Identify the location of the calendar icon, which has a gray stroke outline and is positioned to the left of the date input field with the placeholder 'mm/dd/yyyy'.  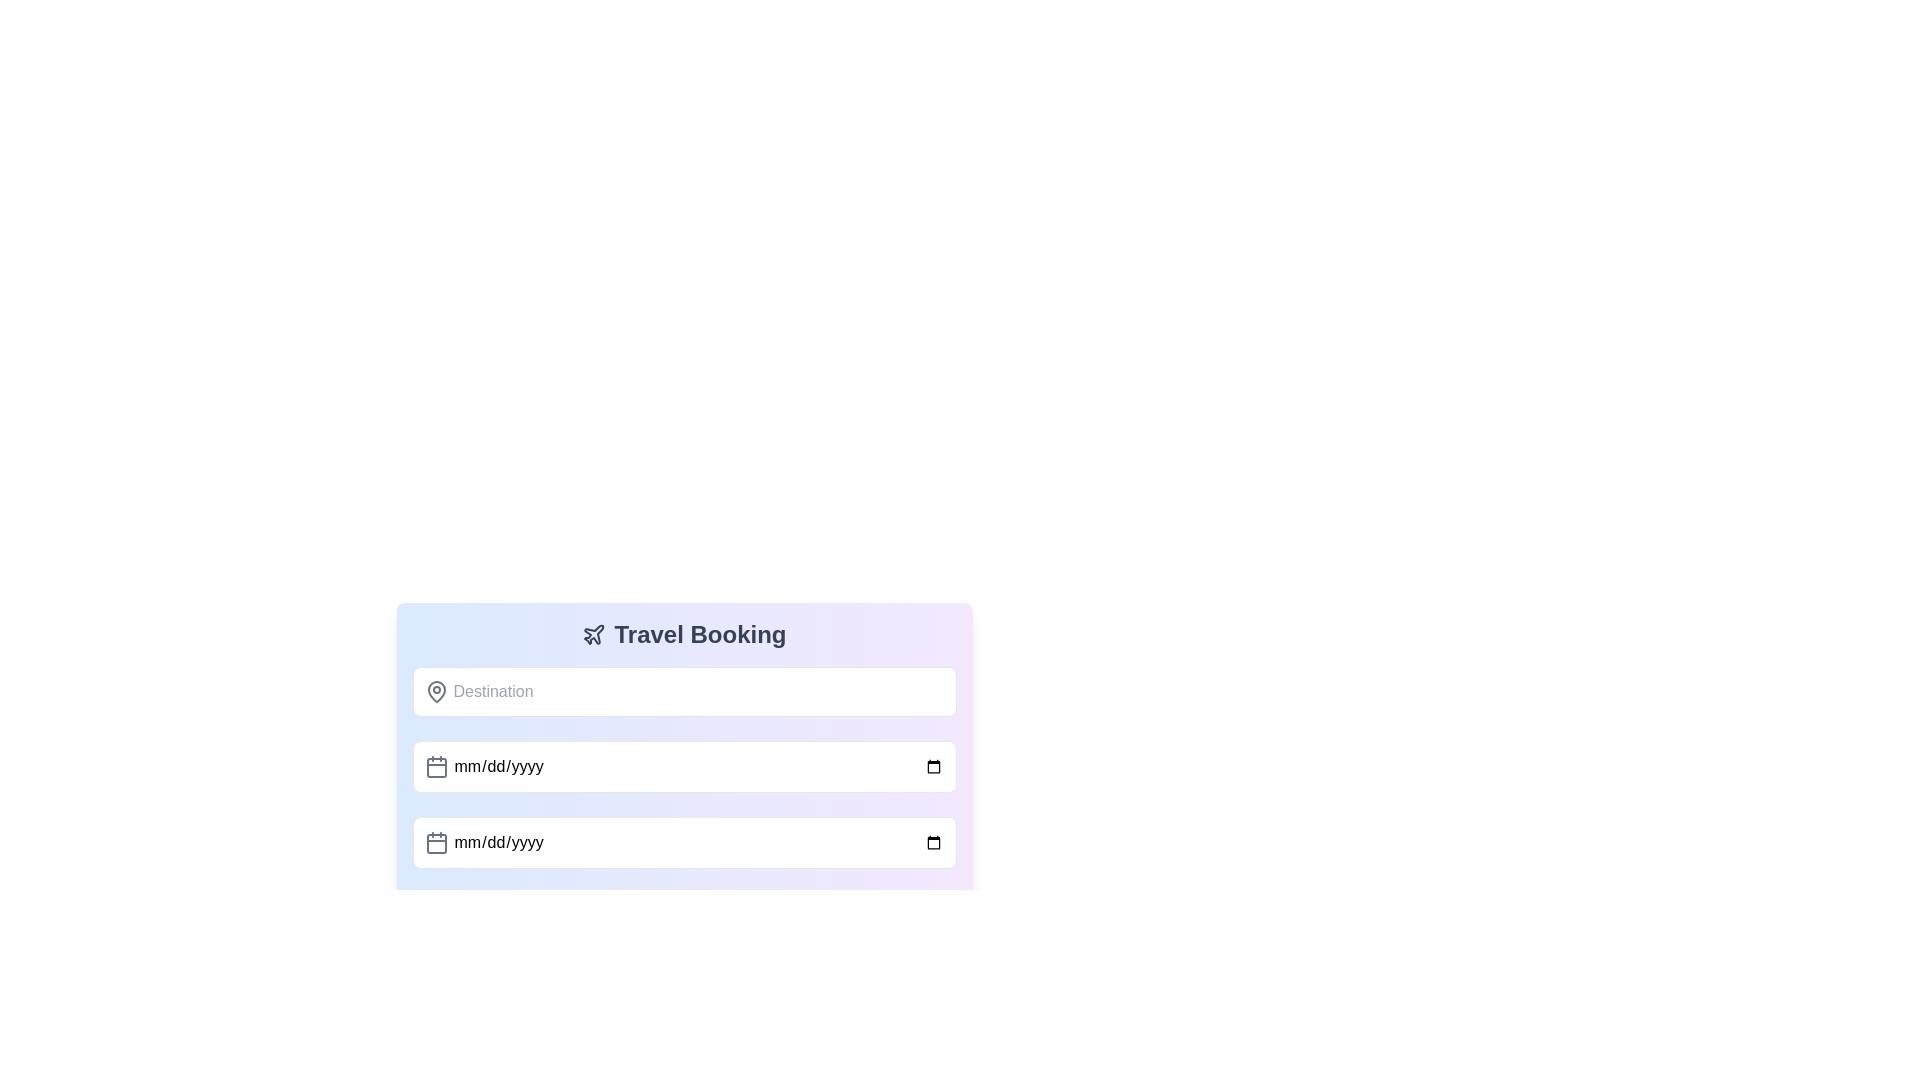
(435, 843).